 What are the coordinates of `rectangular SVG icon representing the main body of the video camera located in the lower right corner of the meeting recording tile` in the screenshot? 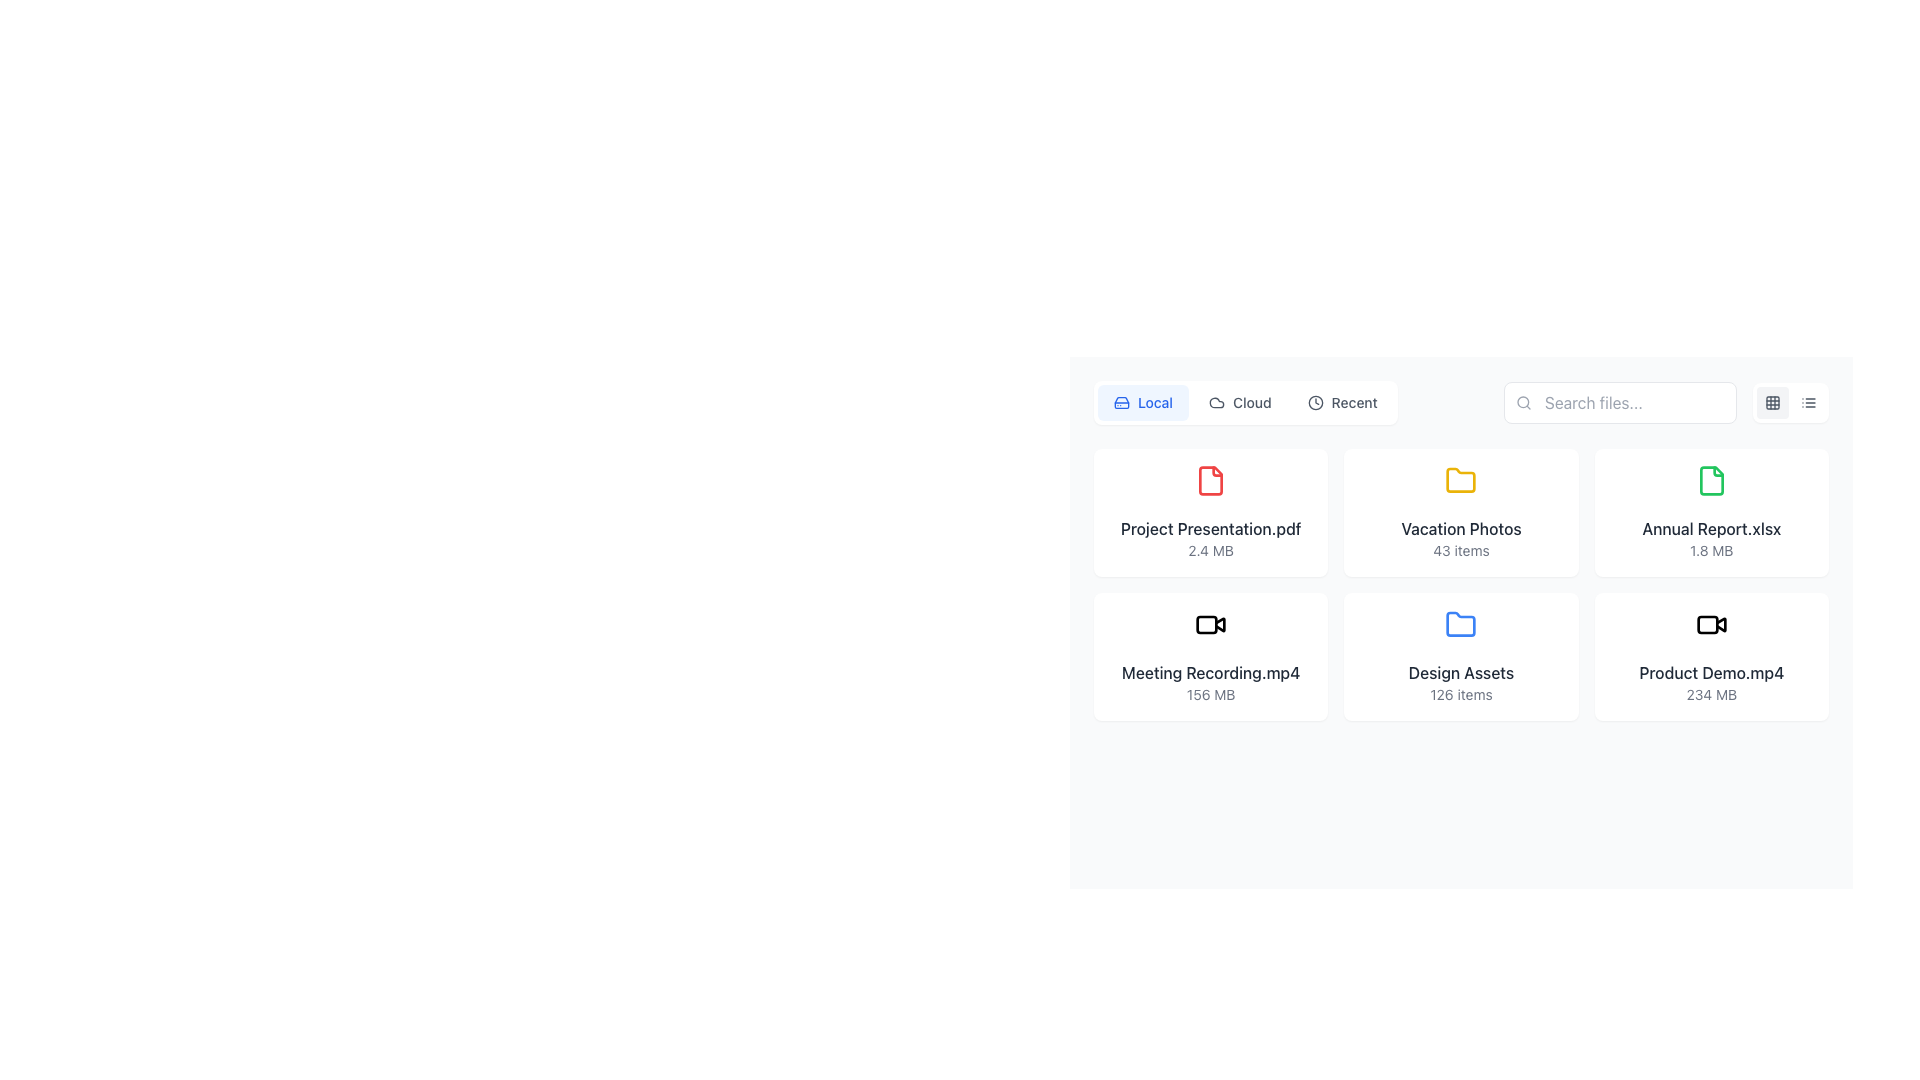 It's located at (1206, 623).